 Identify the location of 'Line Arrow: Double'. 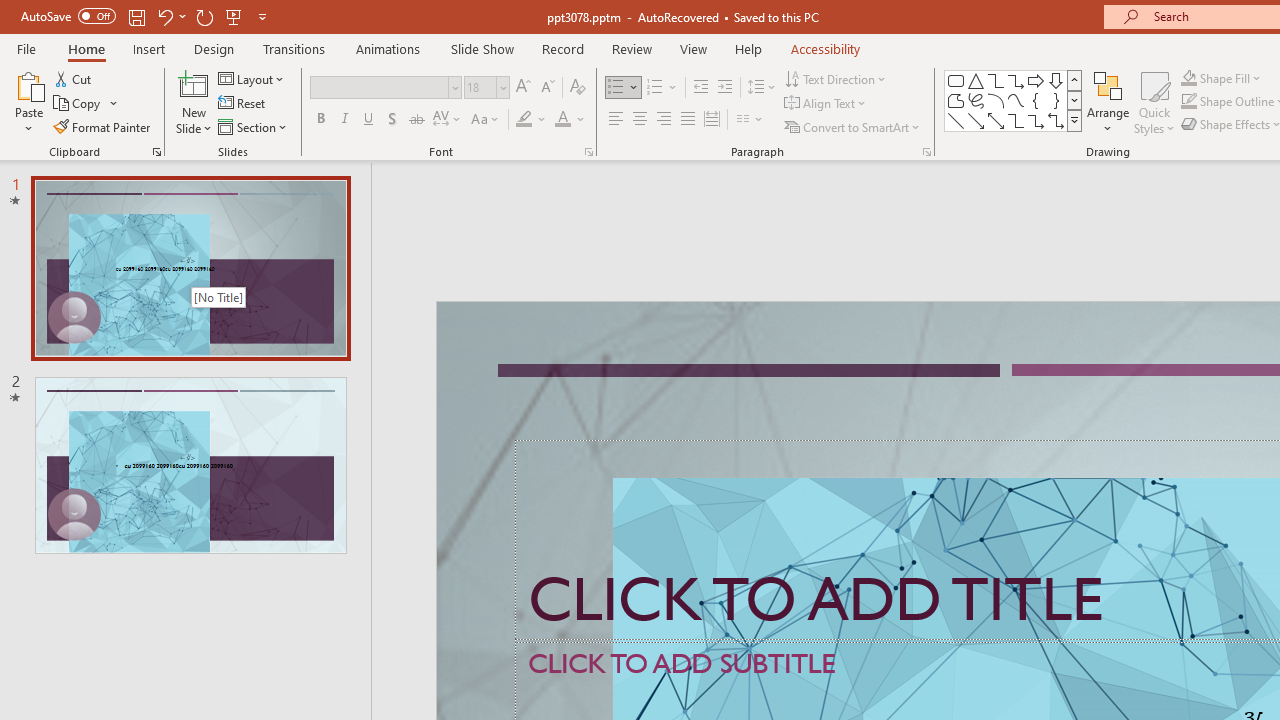
(995, 120).